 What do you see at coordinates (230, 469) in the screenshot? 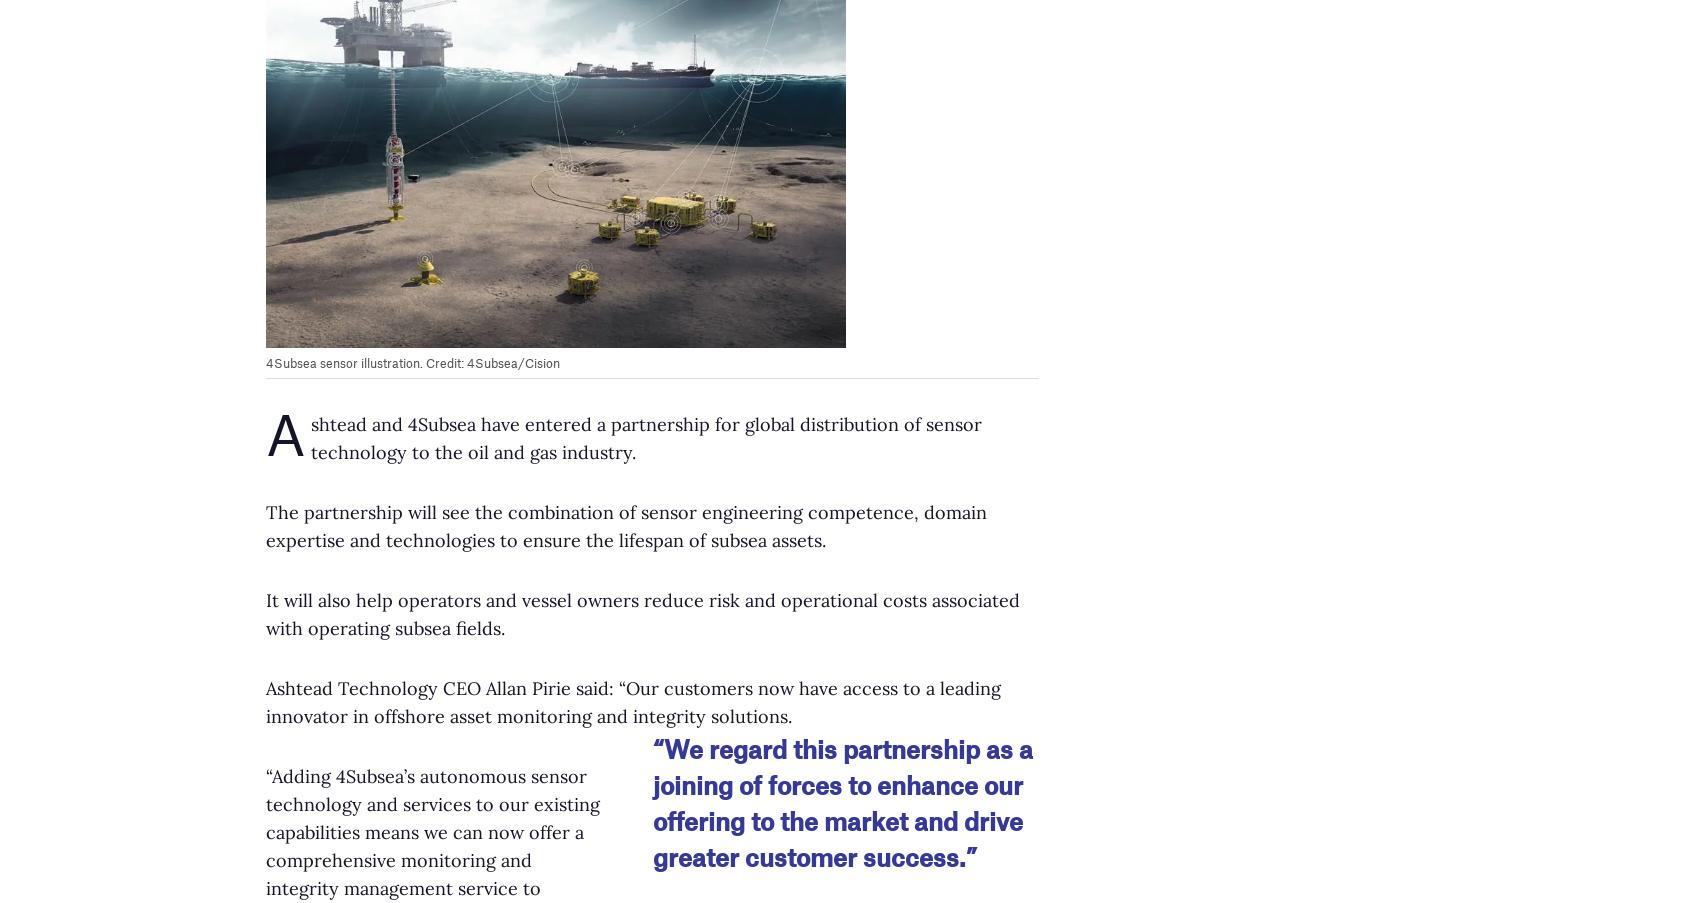
I see `'More Relevant'` at bounding box center [230, 469].